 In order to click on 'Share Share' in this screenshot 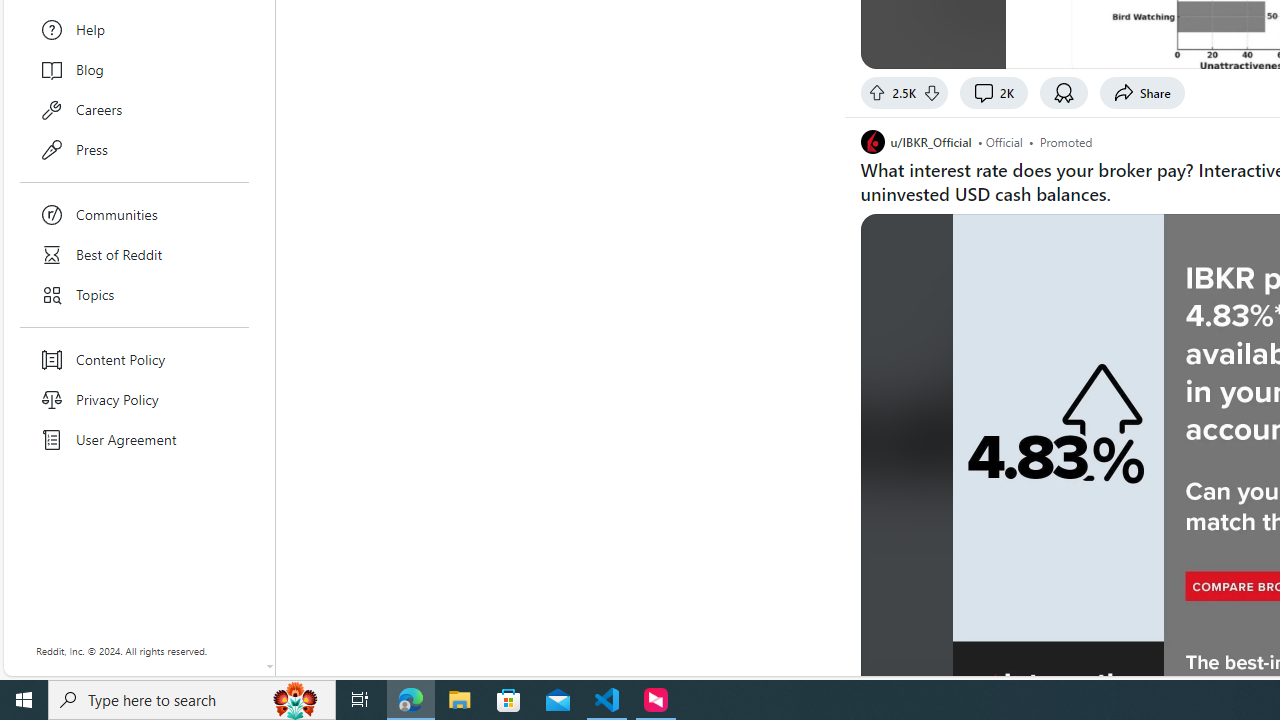, I will do `click(1142, 92)`.